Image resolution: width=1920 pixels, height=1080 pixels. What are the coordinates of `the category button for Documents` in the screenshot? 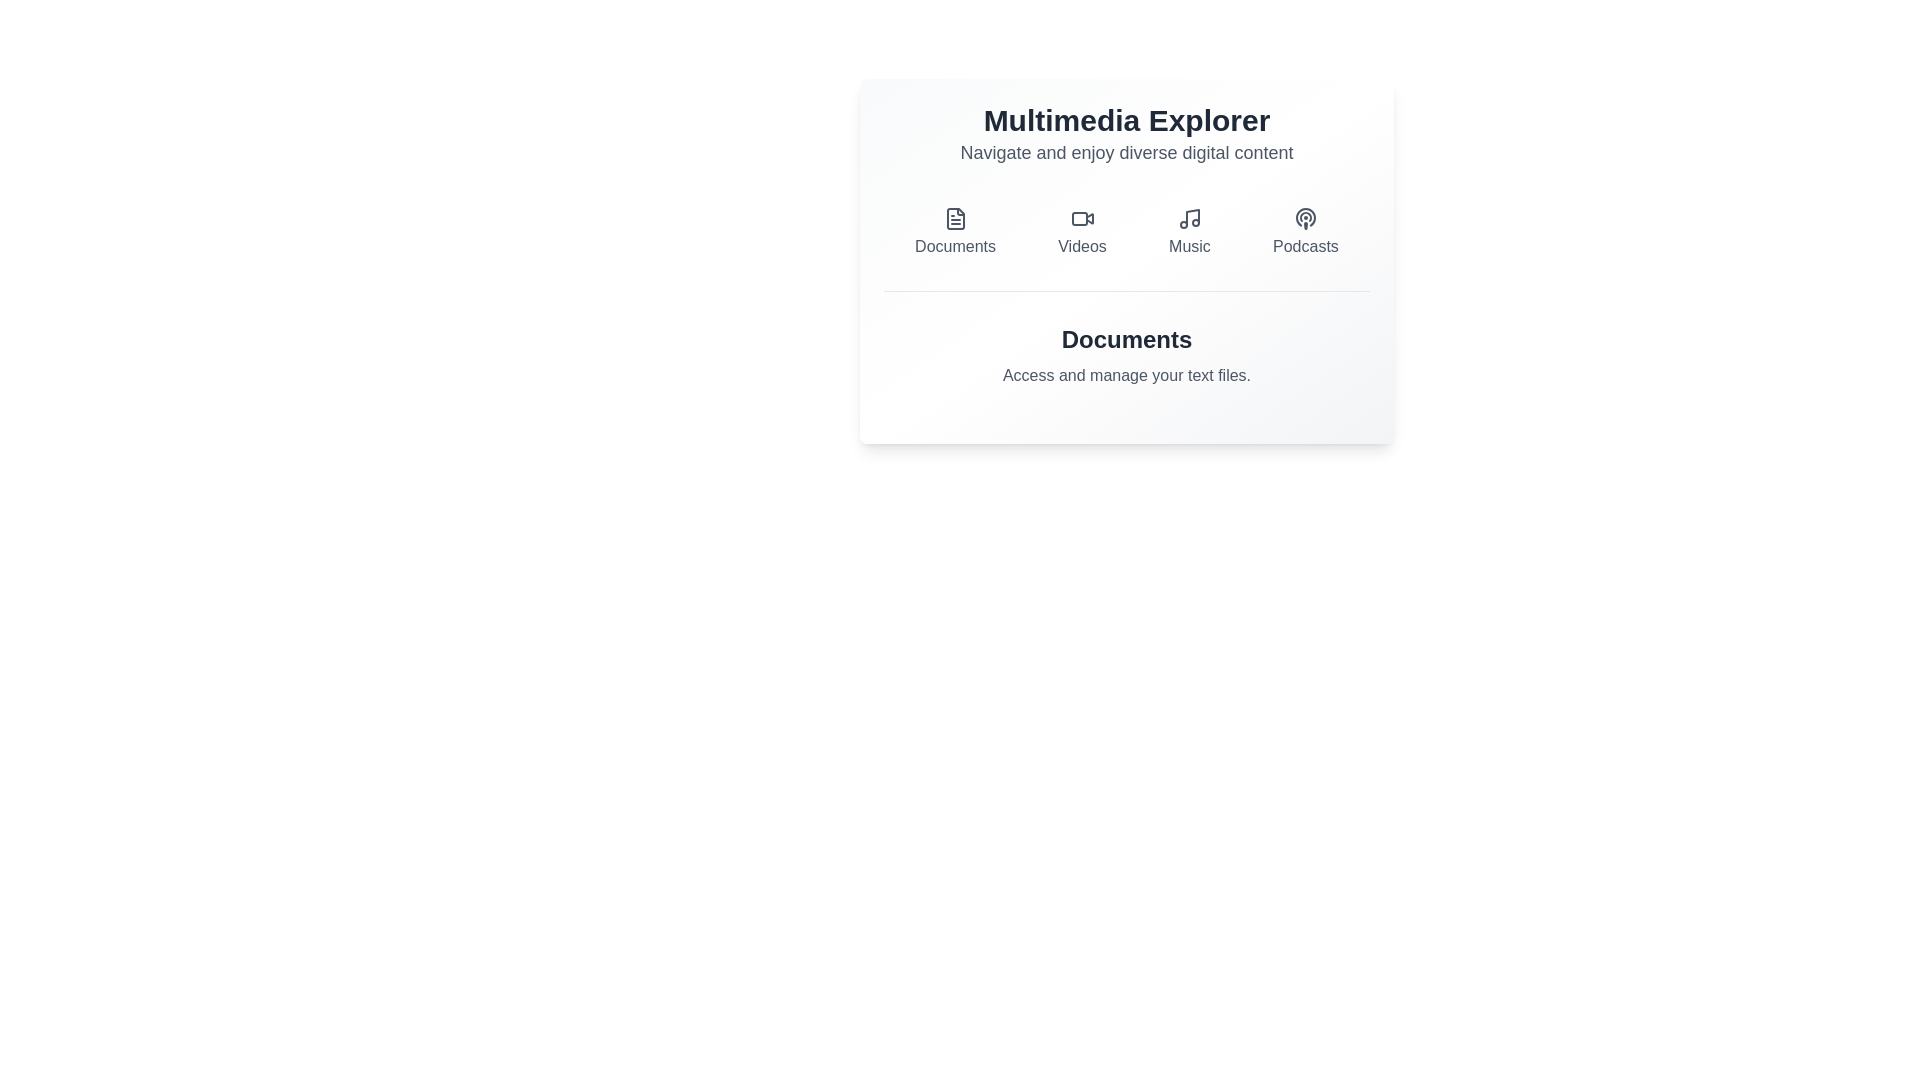 It's located at (954, 231).